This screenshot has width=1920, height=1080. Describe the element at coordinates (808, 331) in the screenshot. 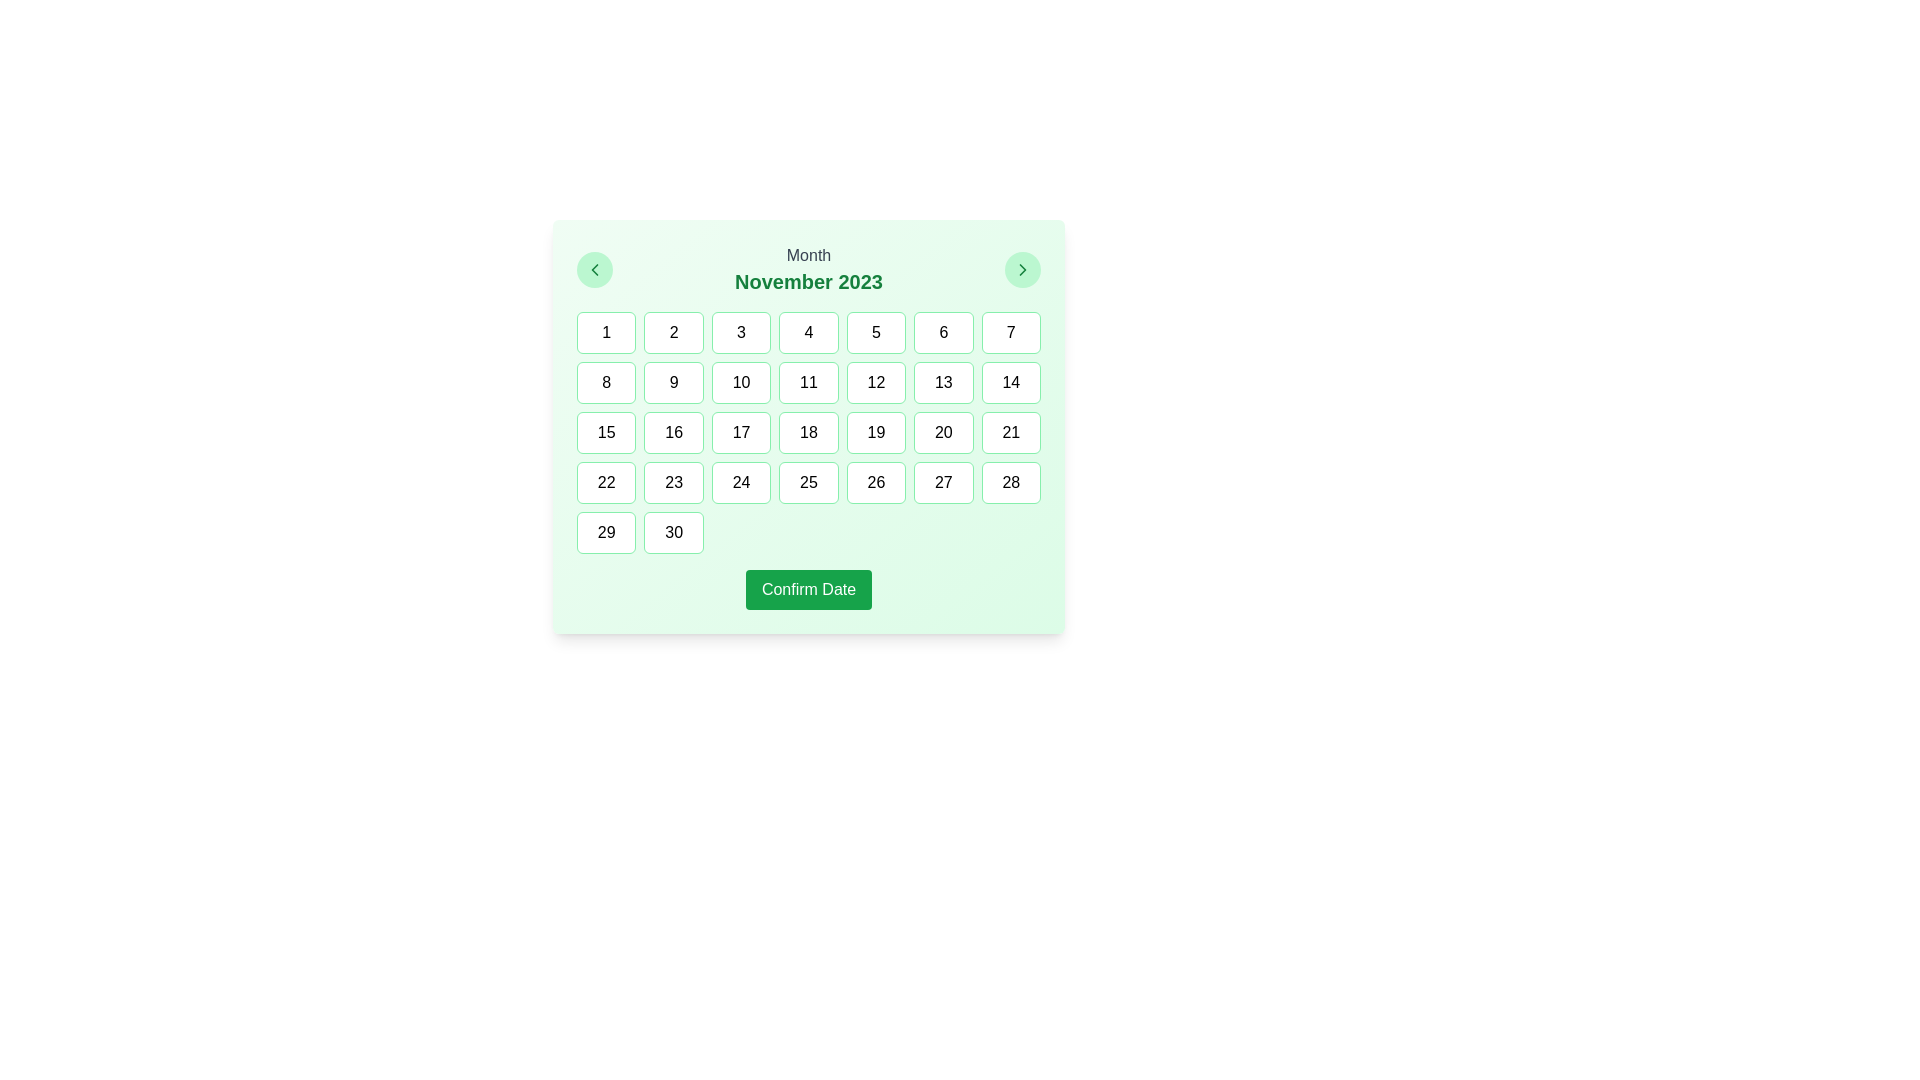

I see `the button labeled '4' with a white background and green border, located in the calendar for November 2023` at that location.